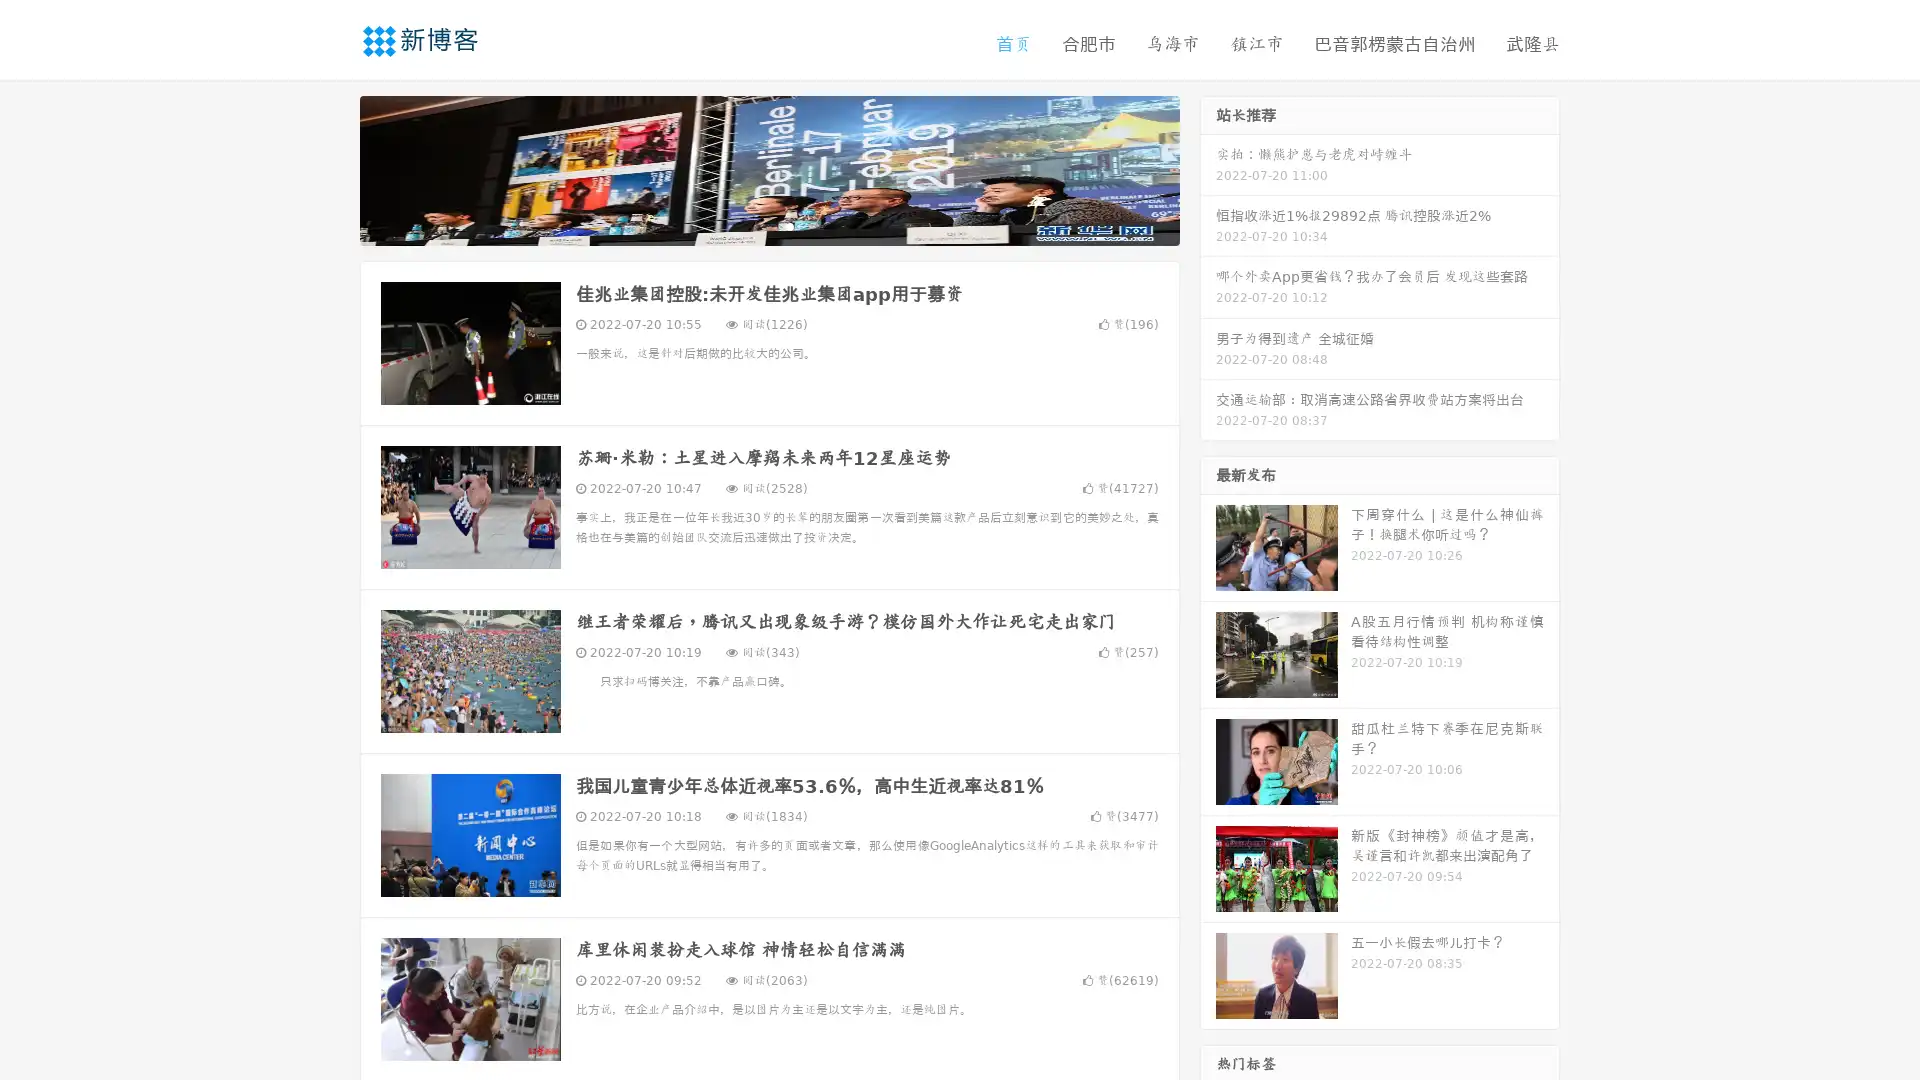  Describe the element at coordinates (748, 225) in the screenshot. I see `Go to slide 1` at that location.